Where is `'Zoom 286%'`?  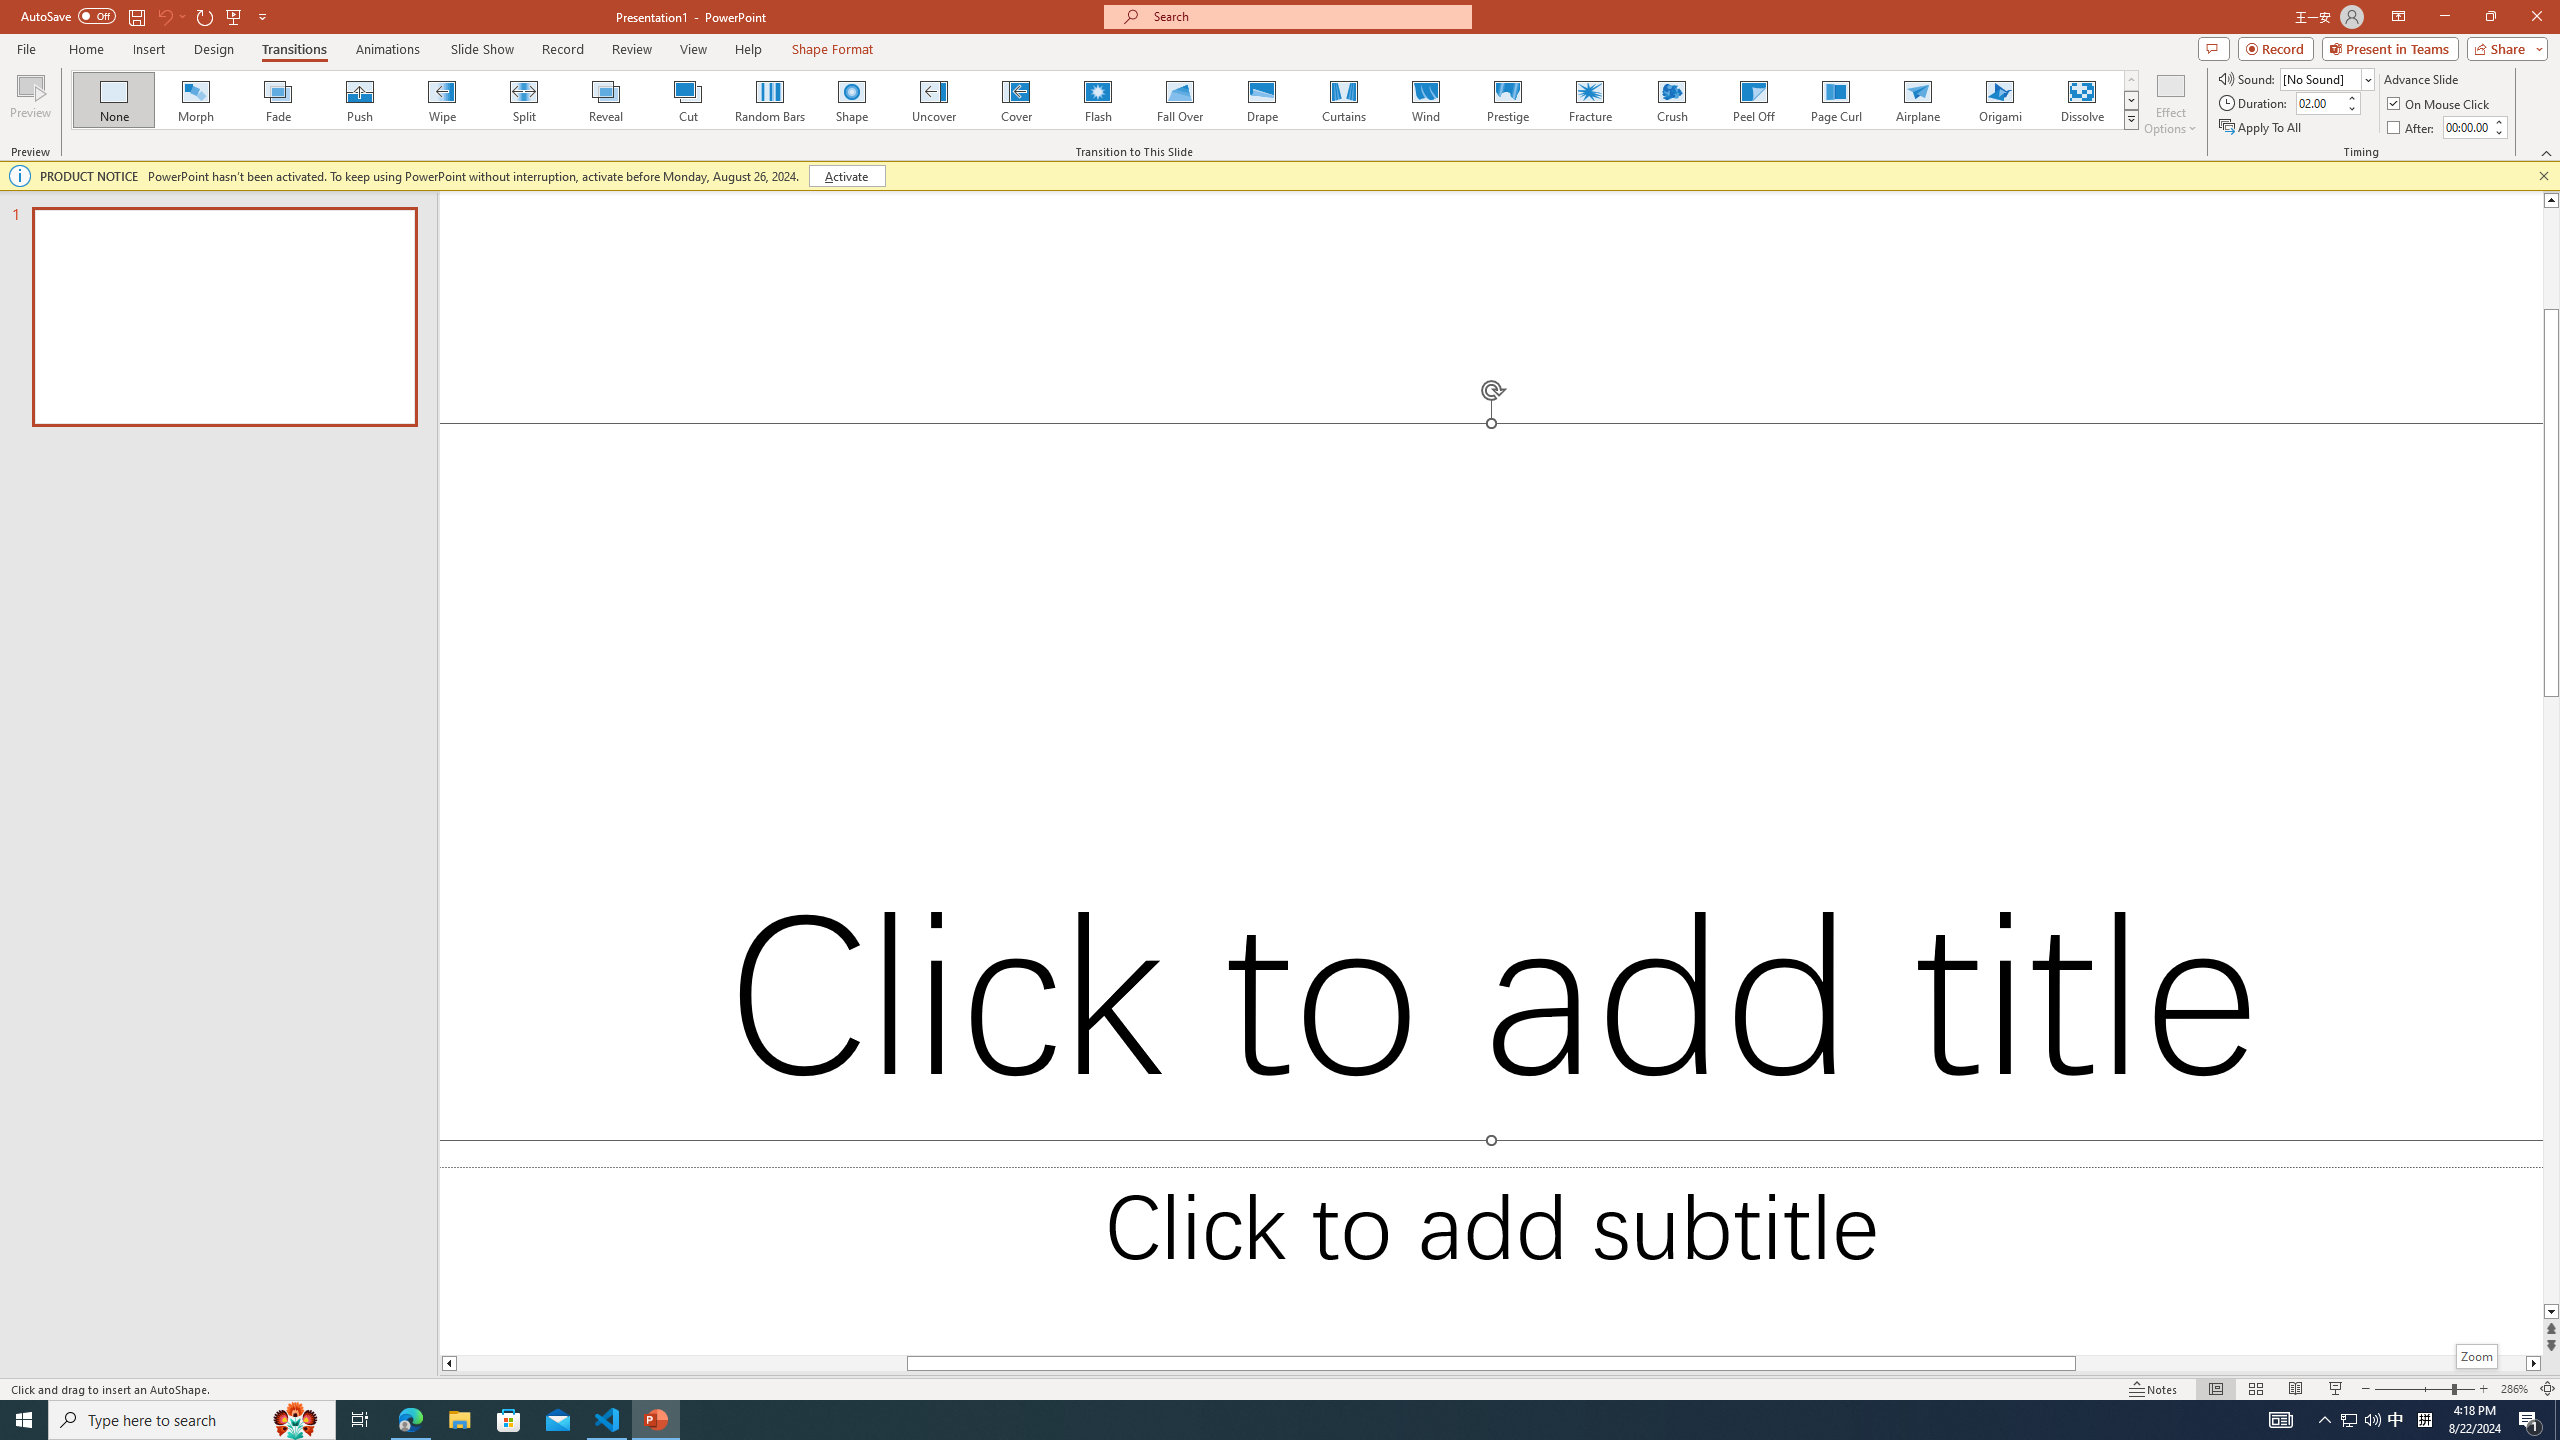 'Zoom 286%' is located at coordinates (2515, 1389).